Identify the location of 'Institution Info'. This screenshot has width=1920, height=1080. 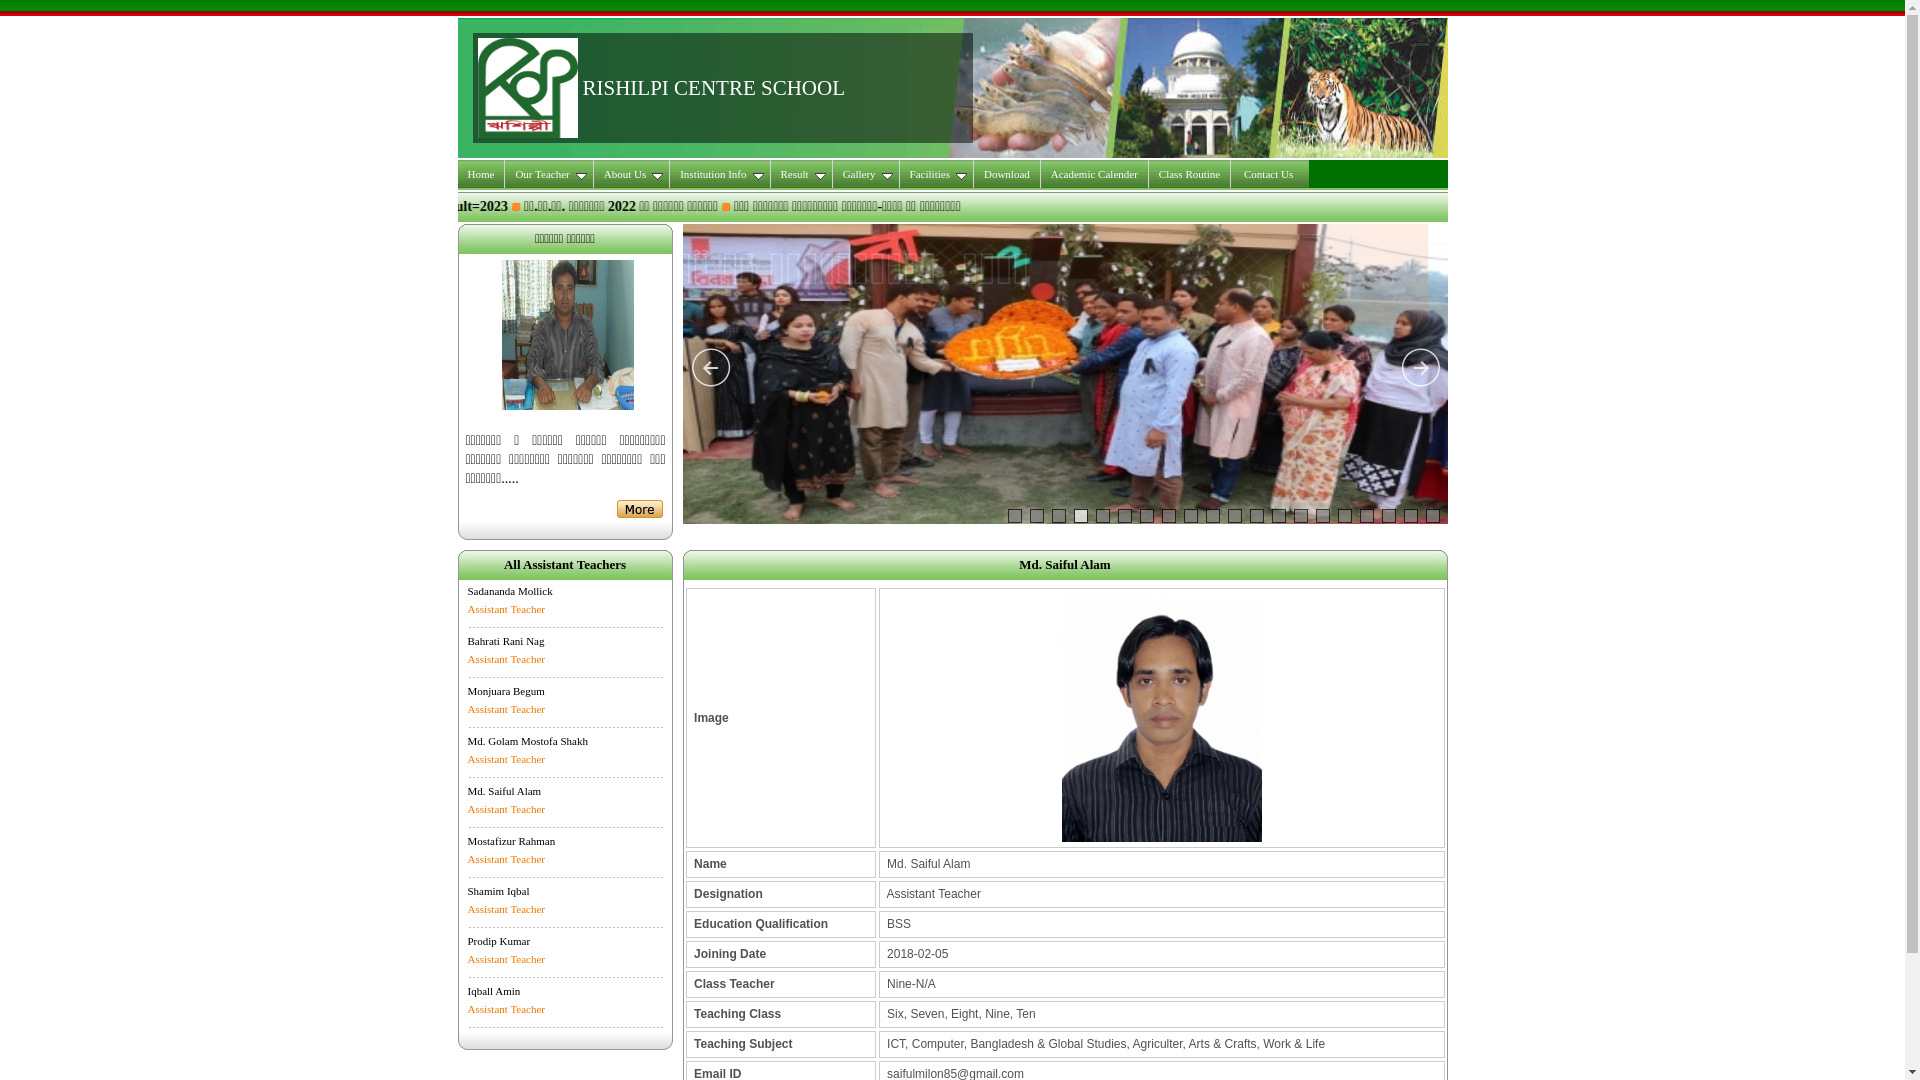
(720, 172).